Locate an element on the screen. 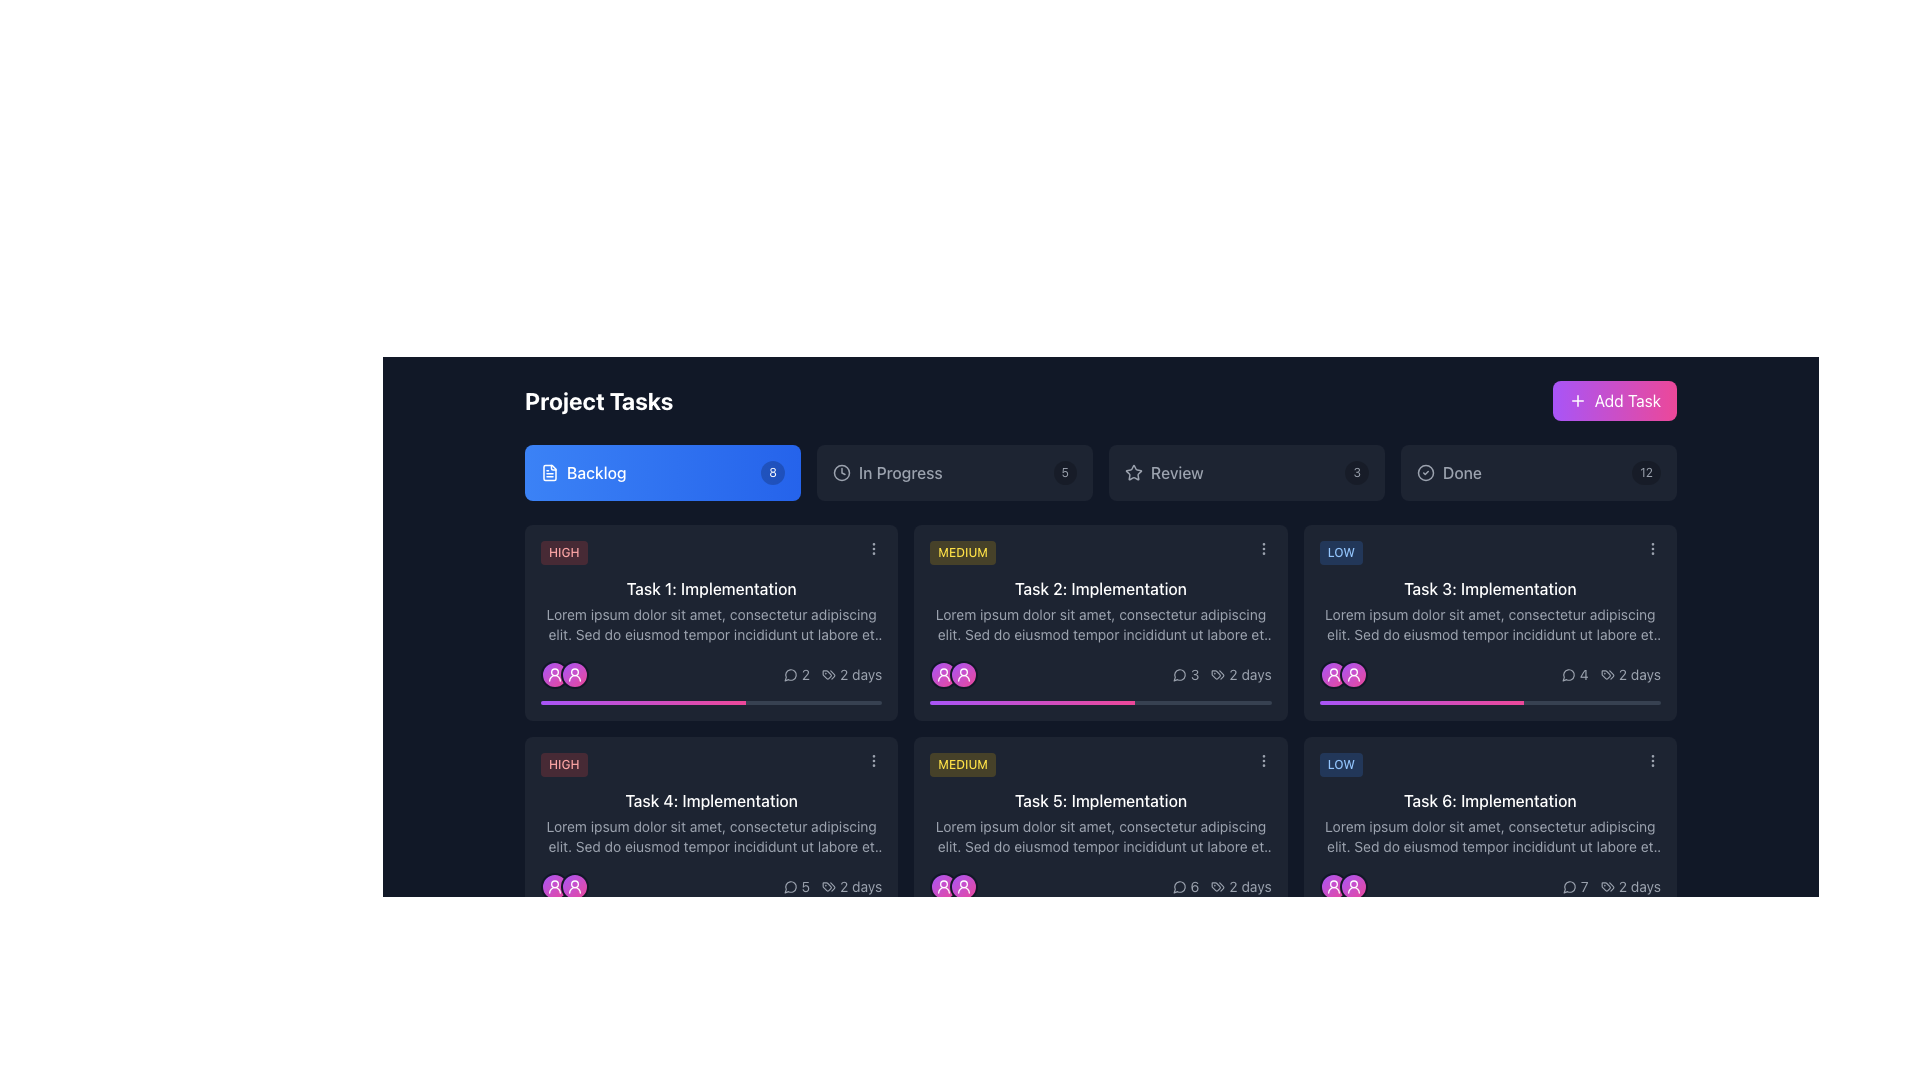 This screenshot has width=1920, height=1080. displayed text from the Text label indicating the remaining time or deadline associated with the task, located in the bottom right corner of the task card is located at coordinates (1630, 886).